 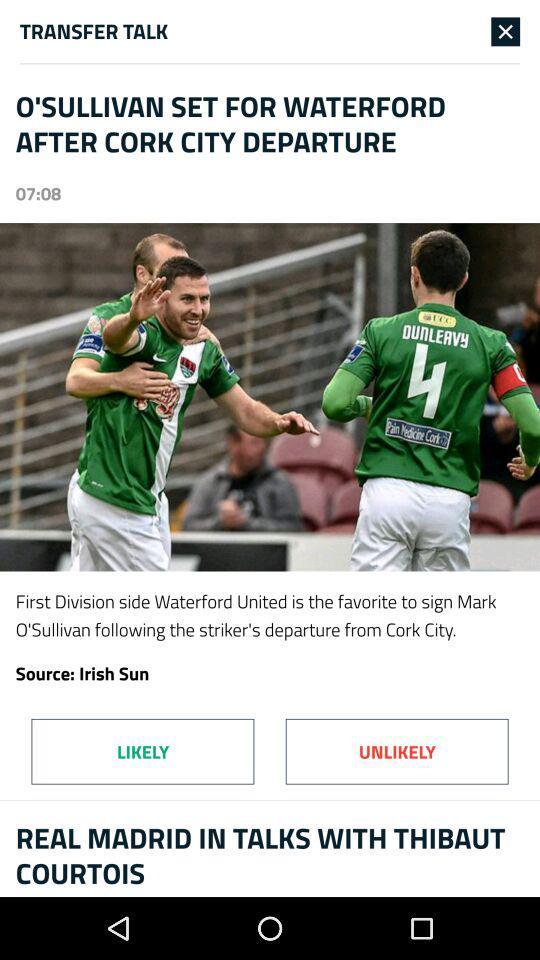 I want to click on icon next to the unlikely, so click(x=141, y=750).